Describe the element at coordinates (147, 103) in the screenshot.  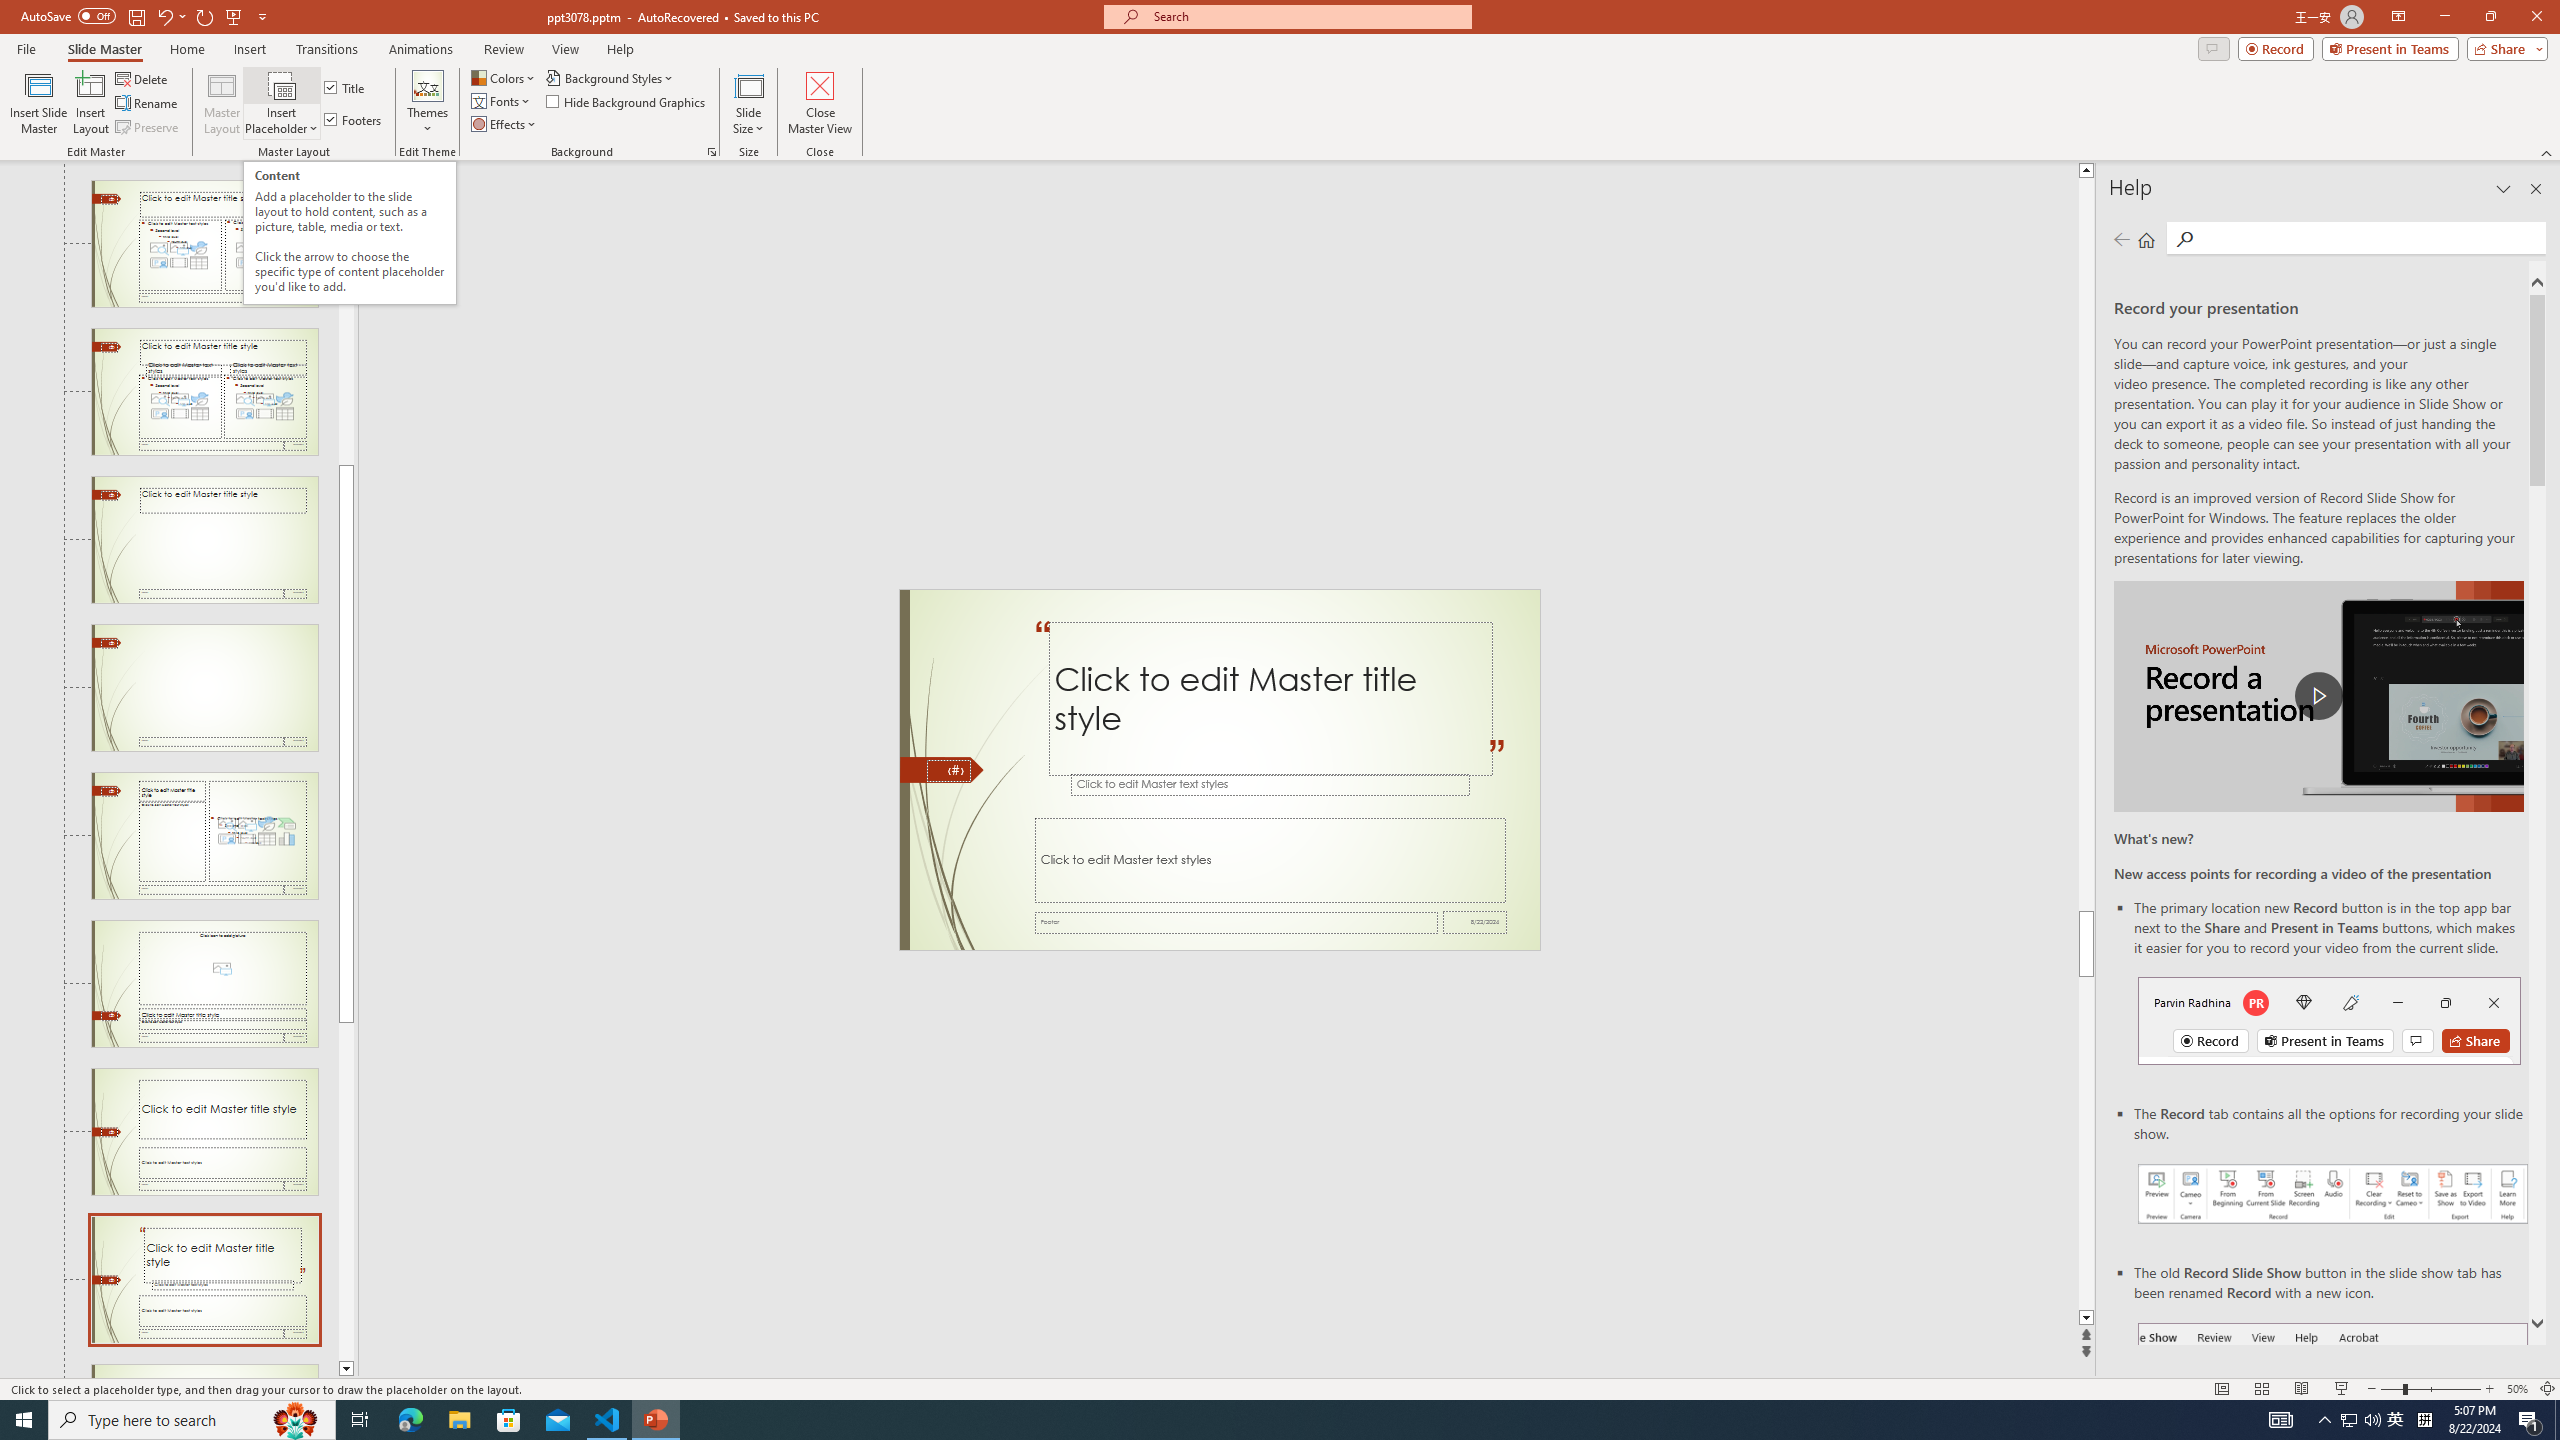
I see `'Rename'` at that location.